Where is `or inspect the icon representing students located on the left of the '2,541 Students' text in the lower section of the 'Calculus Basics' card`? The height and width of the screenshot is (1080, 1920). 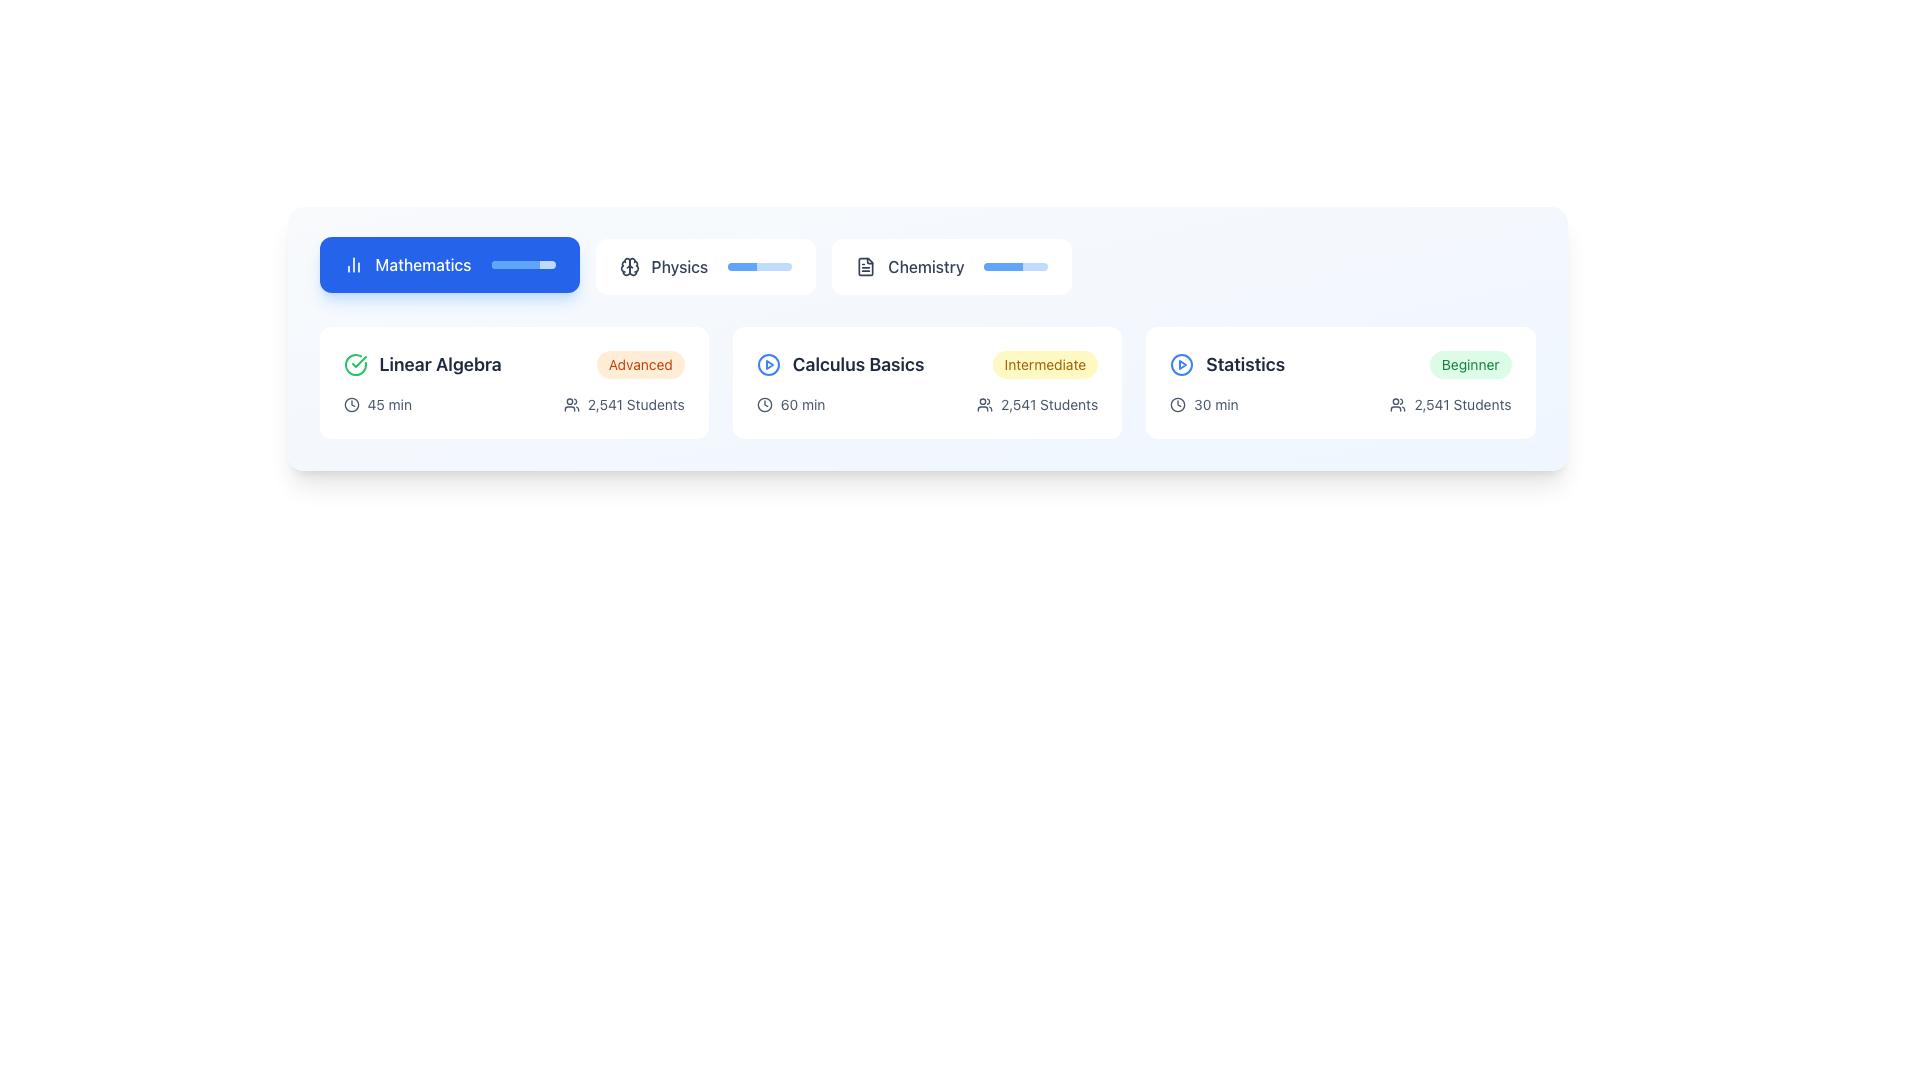
or inspect the icon representing students located on the left of the '2,541 Students' text in the lower section of the 'Calculus Basics' card is located at coordinates (570, 405).